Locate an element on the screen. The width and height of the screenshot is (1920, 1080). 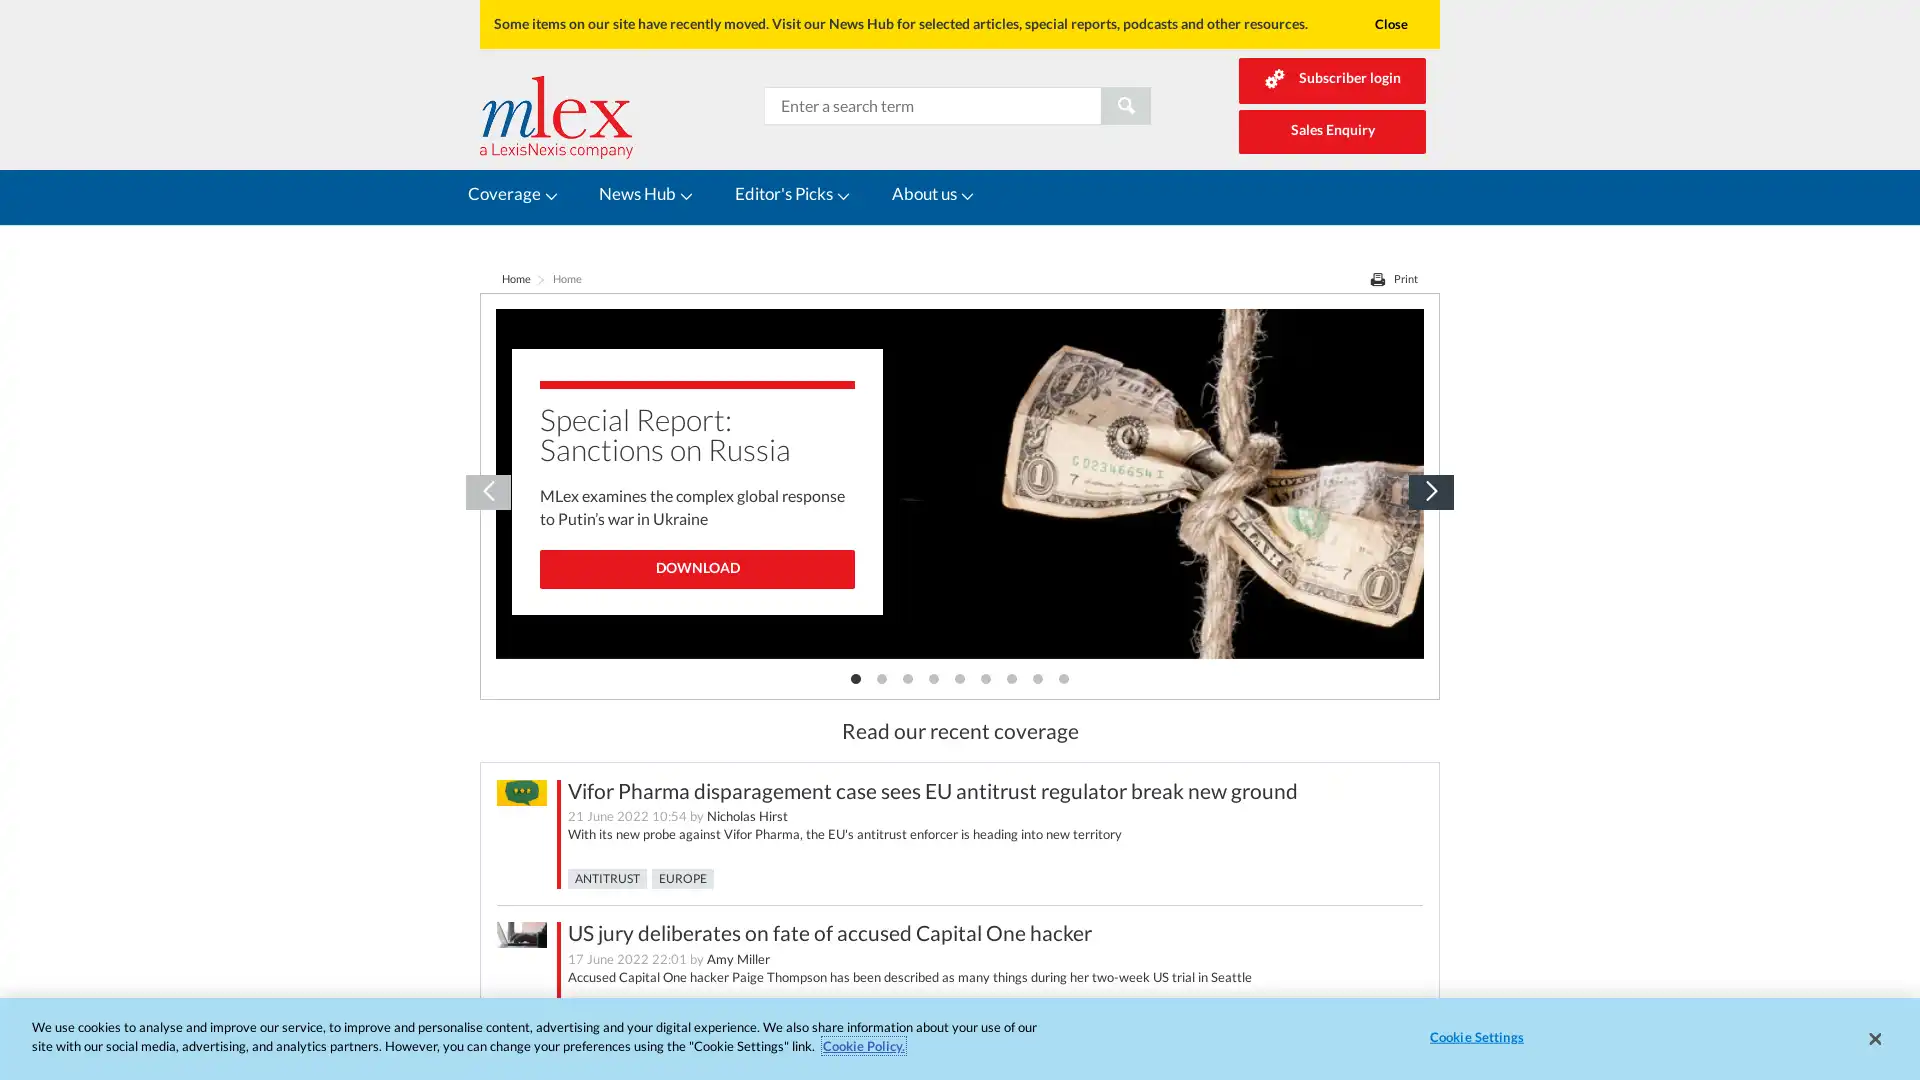
Cookie Settings is located at coordinates (1471, 1036).